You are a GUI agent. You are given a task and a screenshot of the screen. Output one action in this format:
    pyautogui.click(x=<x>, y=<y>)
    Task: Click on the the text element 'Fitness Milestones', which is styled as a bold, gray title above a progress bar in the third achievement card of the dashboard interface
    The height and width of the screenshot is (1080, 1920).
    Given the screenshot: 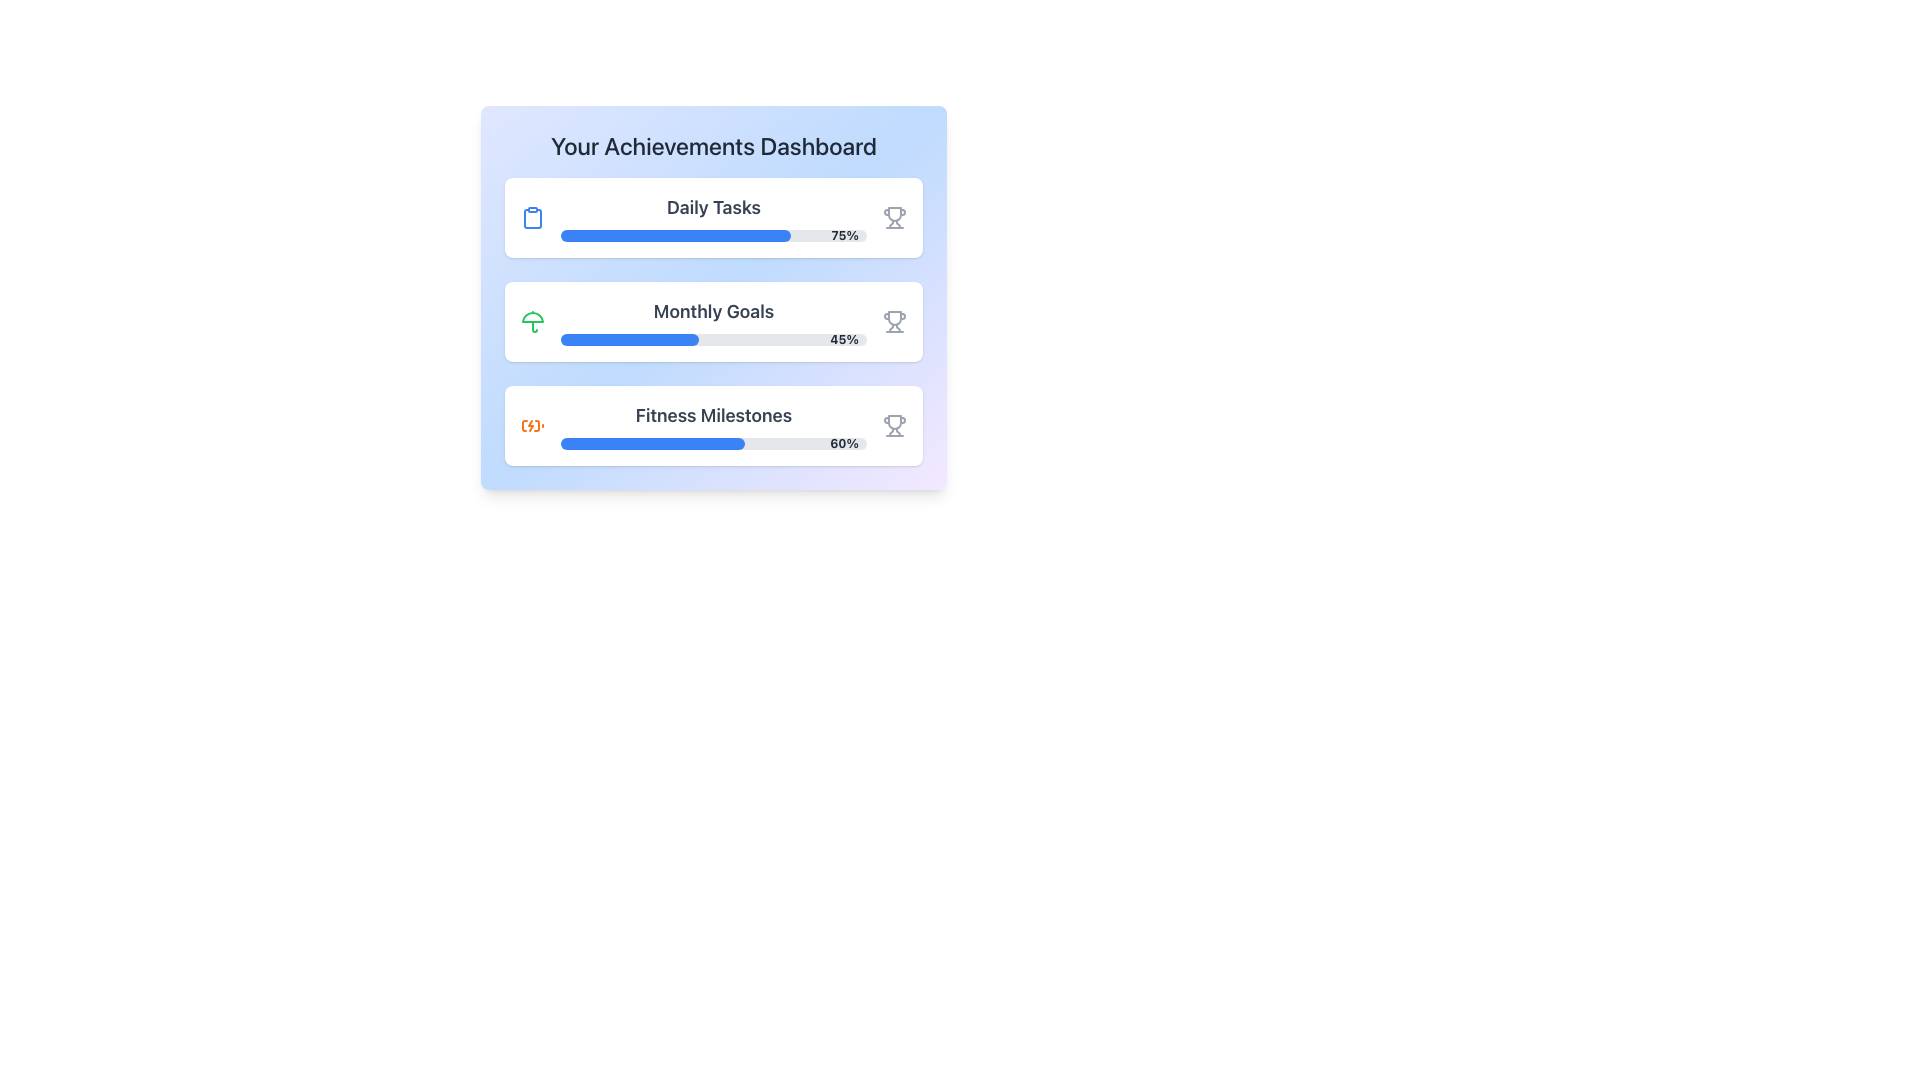 What is the action you would take?
    pyautogui.click(x=714, y=415)
    